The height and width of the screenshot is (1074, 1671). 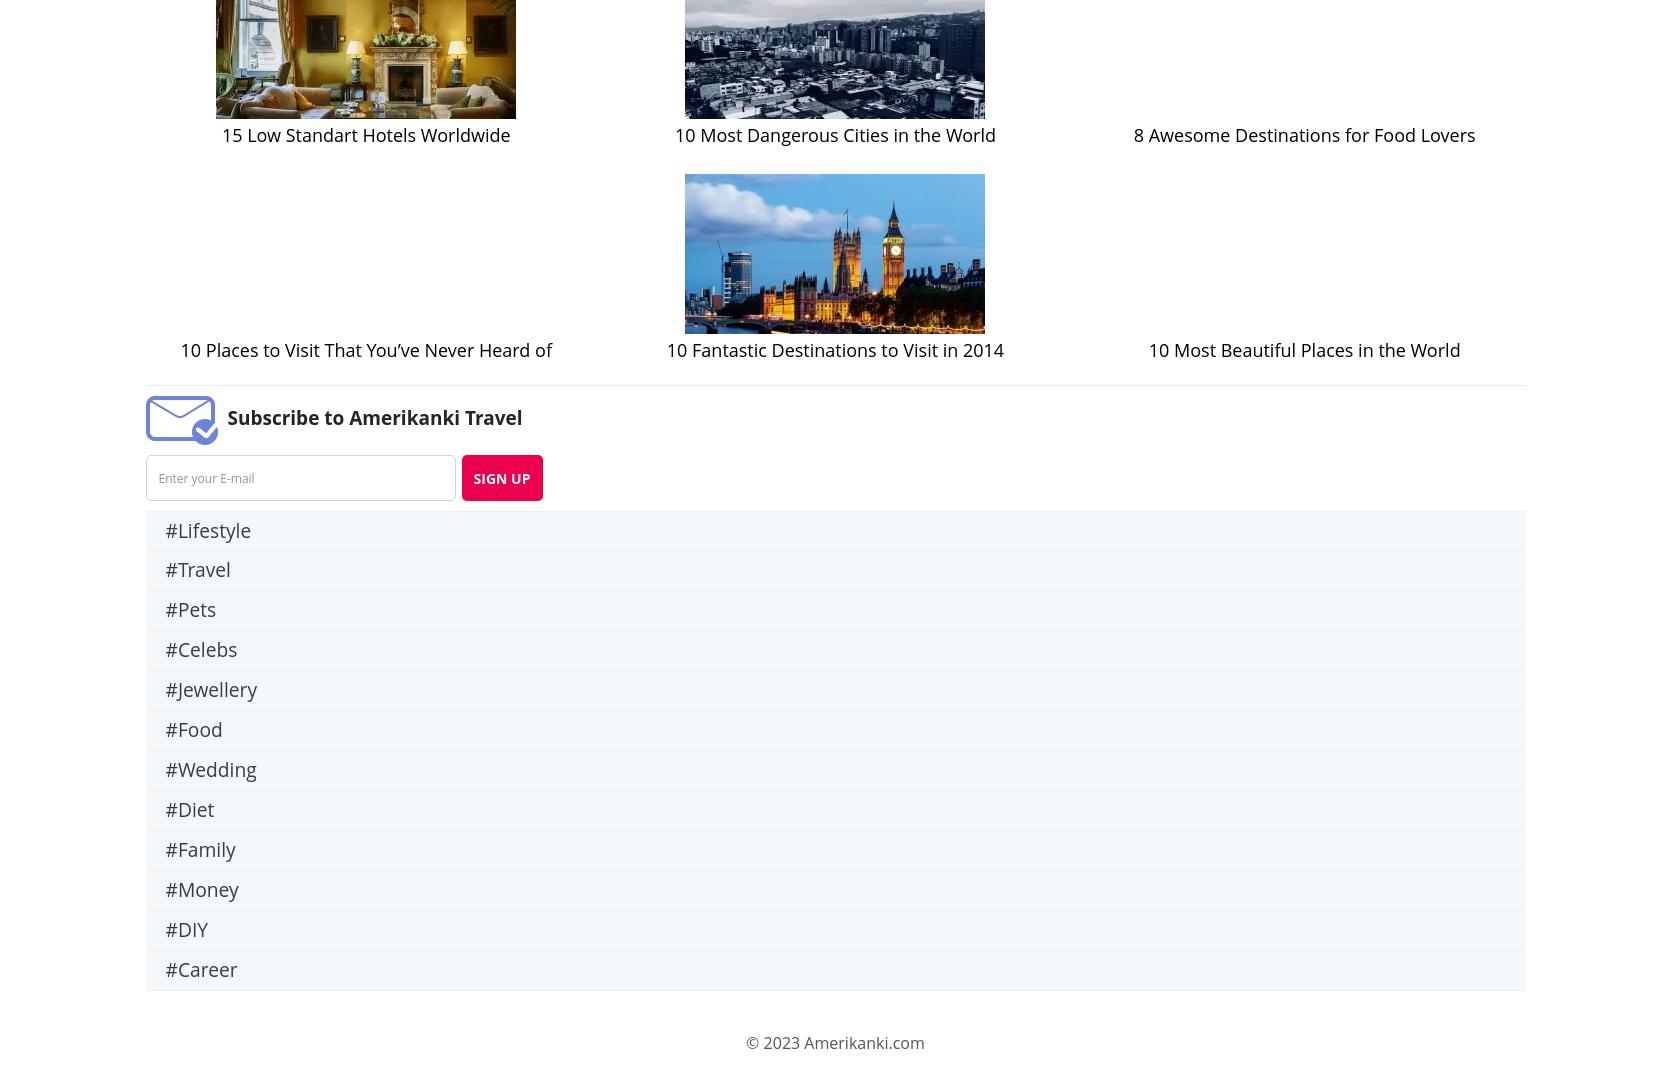 I want to click on 'Money', so click(x=207, y=888).